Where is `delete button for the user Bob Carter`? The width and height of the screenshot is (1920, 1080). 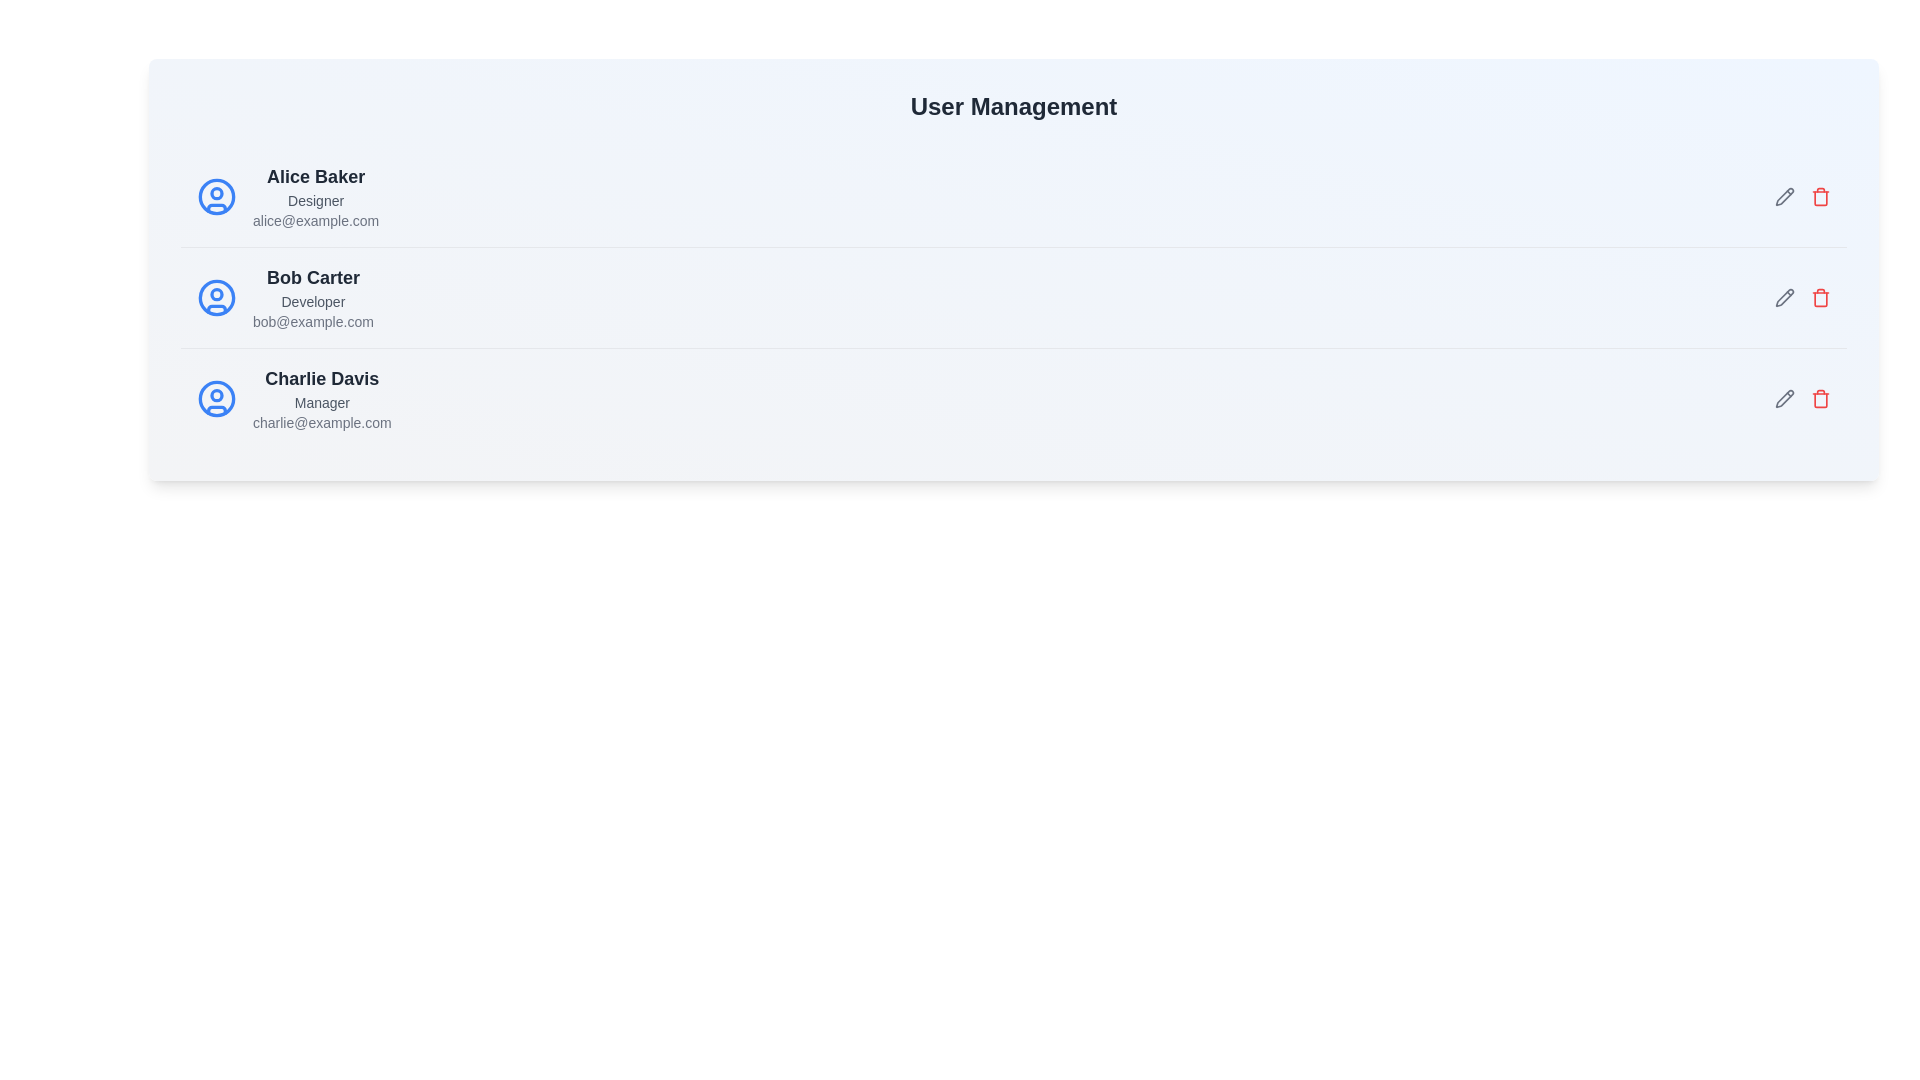
delete button for the user Bob Carter is located at coordinates (1820, 297).